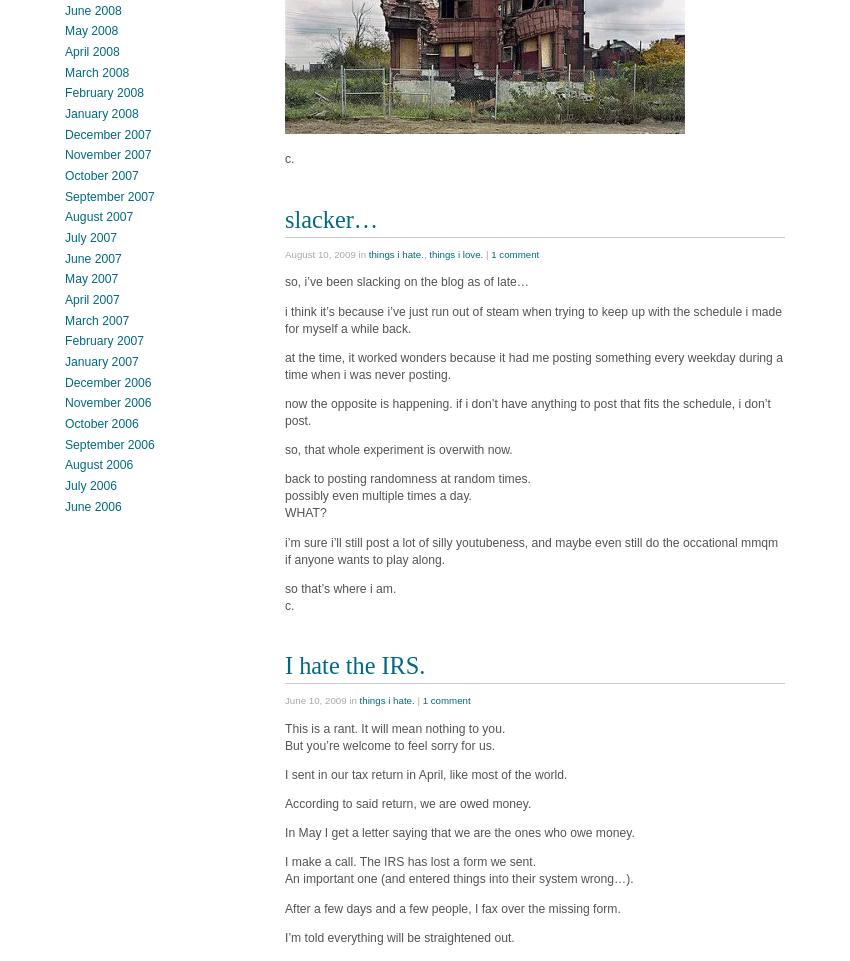 This screenshot has height=961, width=850. What do you see at coordinates (100, 175) in the screenshot?
I see `'October 2007'` at bounding box center [100, 175].